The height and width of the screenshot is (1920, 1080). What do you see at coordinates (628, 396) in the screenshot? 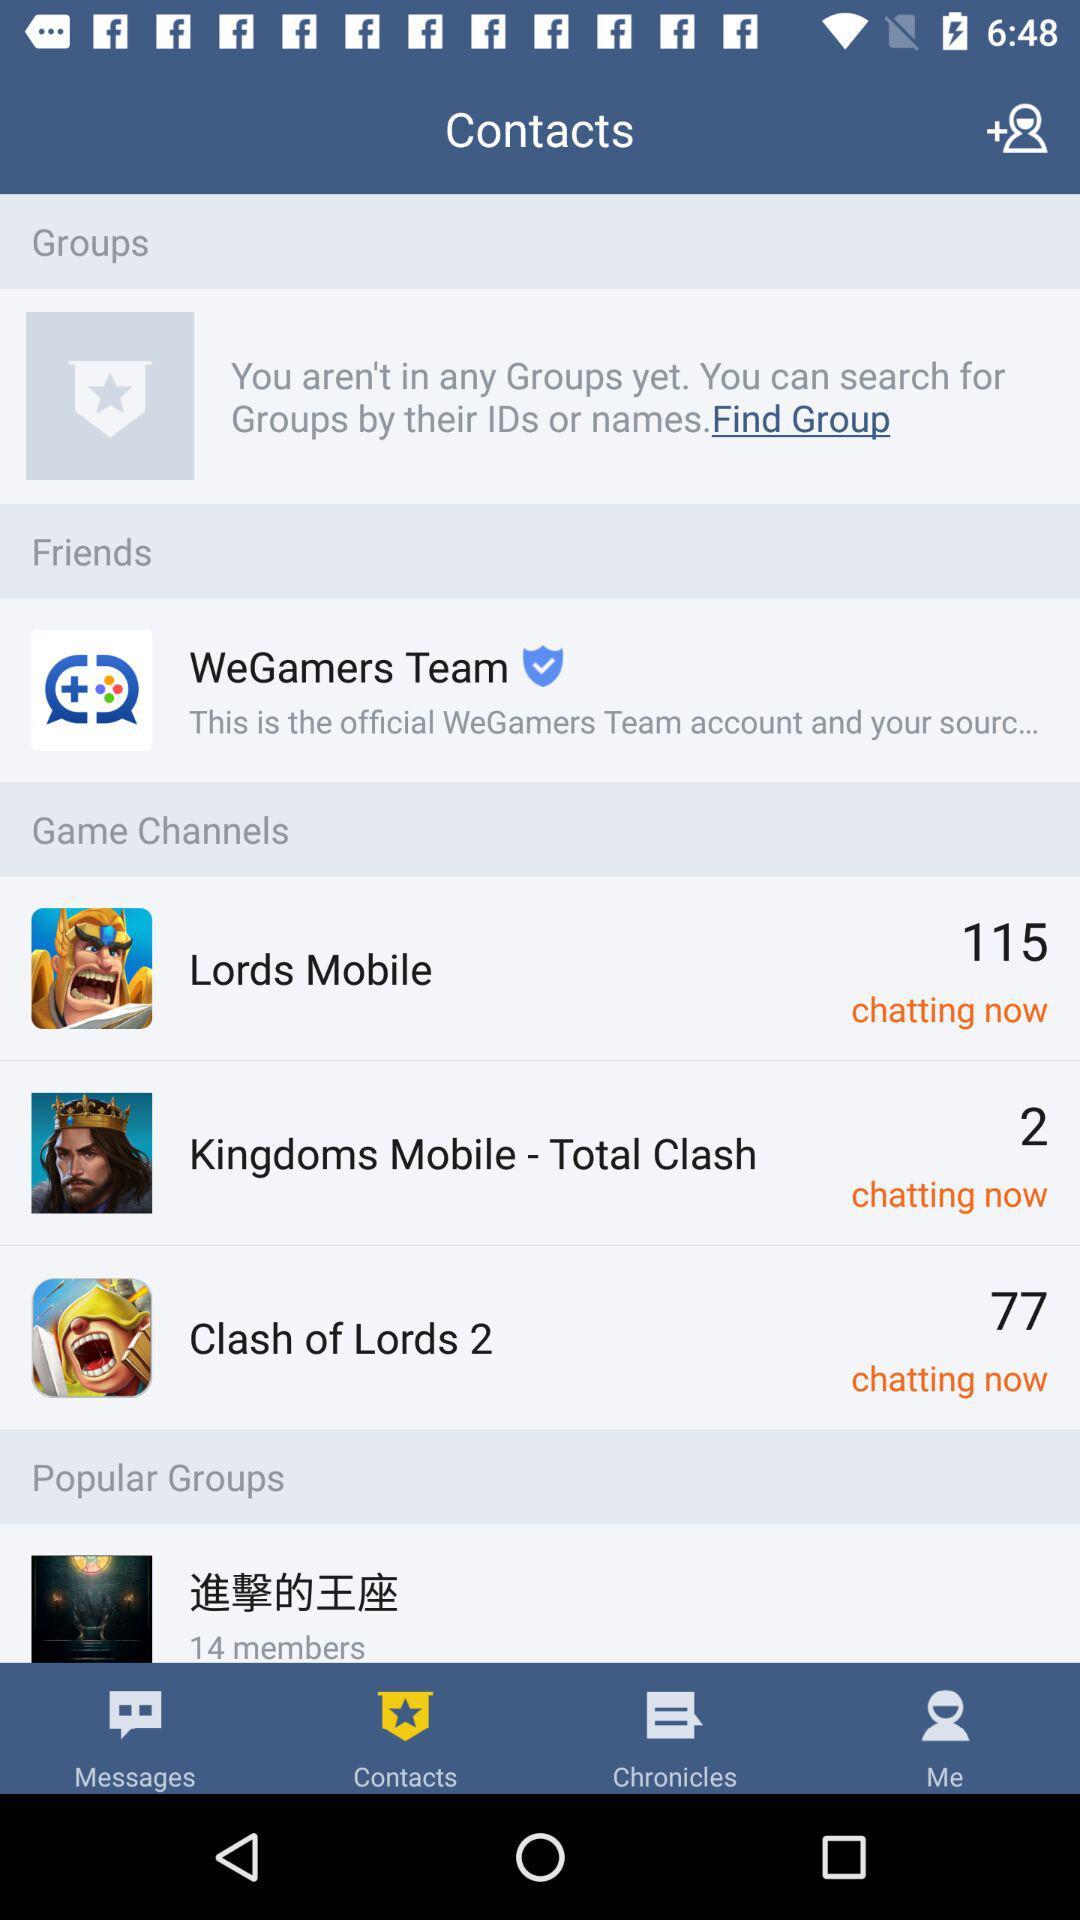
I see `app above friends icon` at bounding box center [628, 396].